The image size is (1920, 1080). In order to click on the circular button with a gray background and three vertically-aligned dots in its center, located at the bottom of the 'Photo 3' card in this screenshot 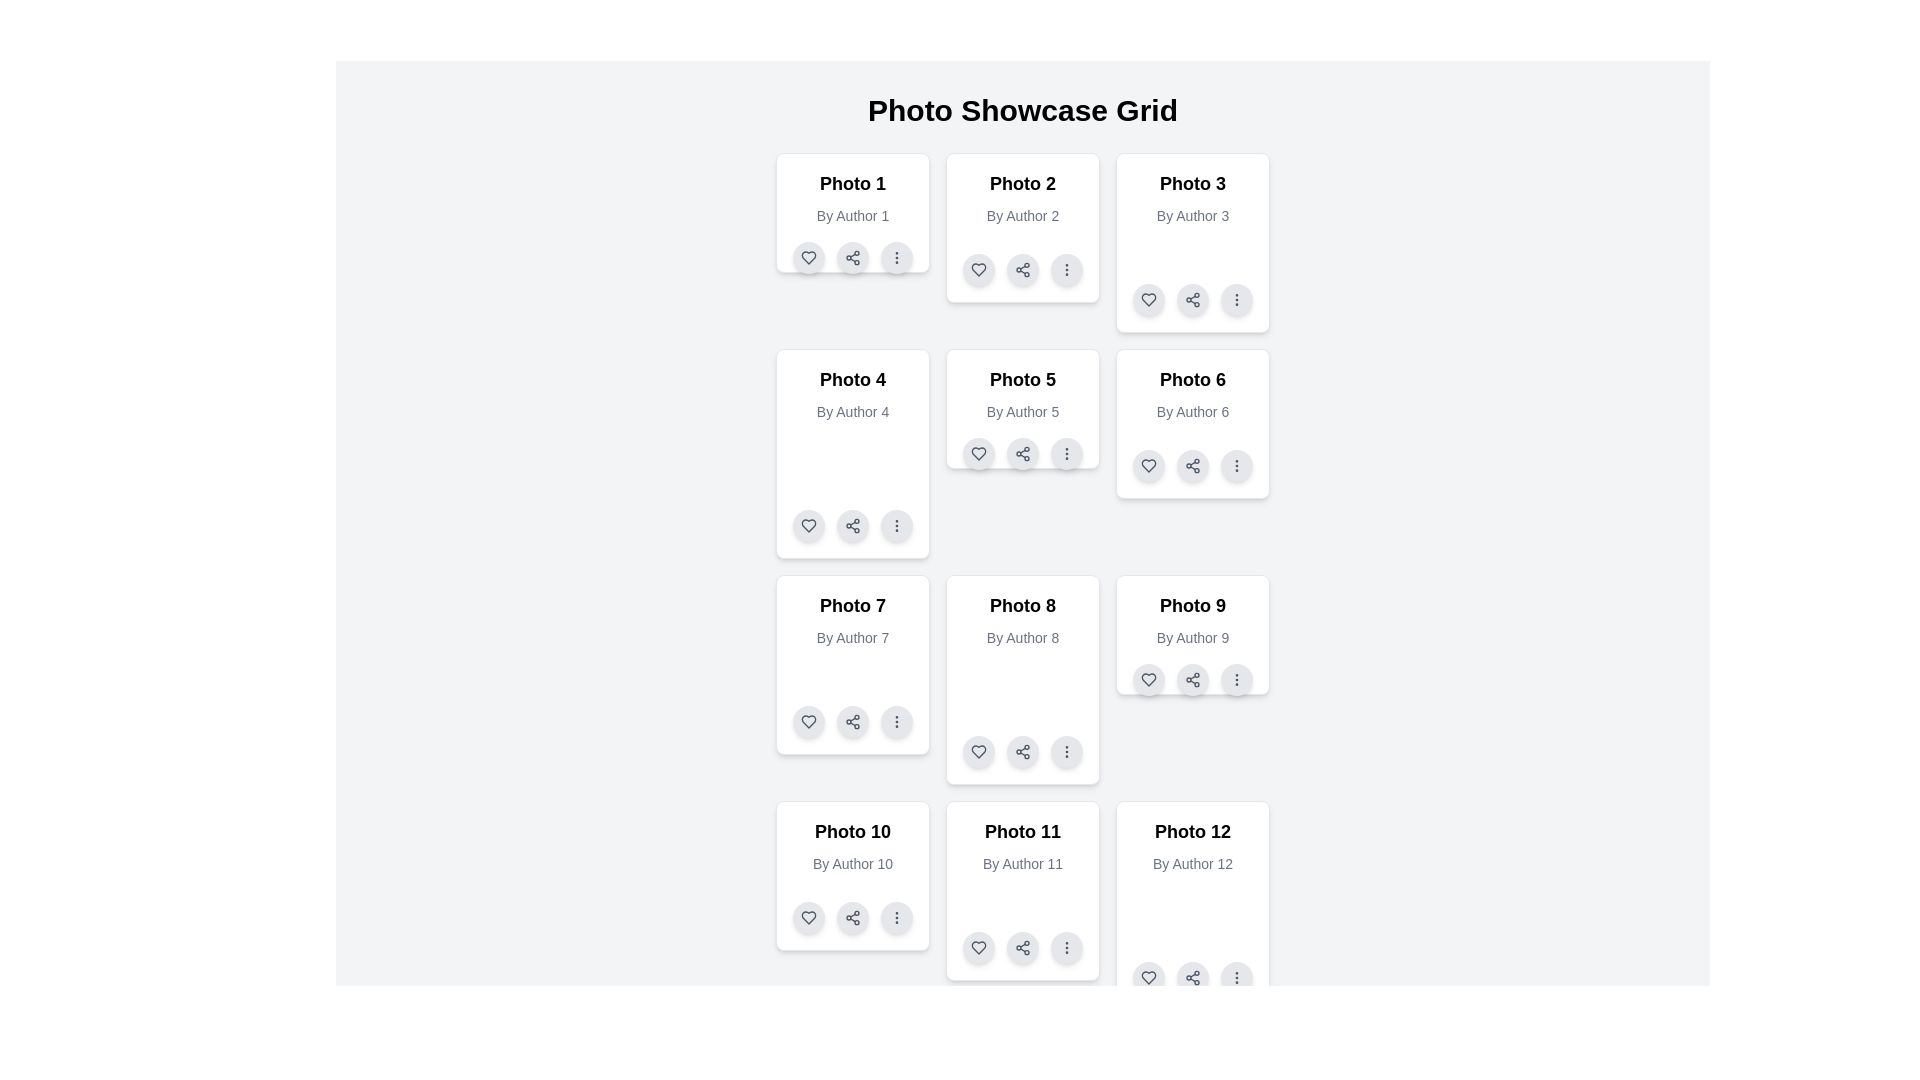, I will do `click(1236, 300)`.